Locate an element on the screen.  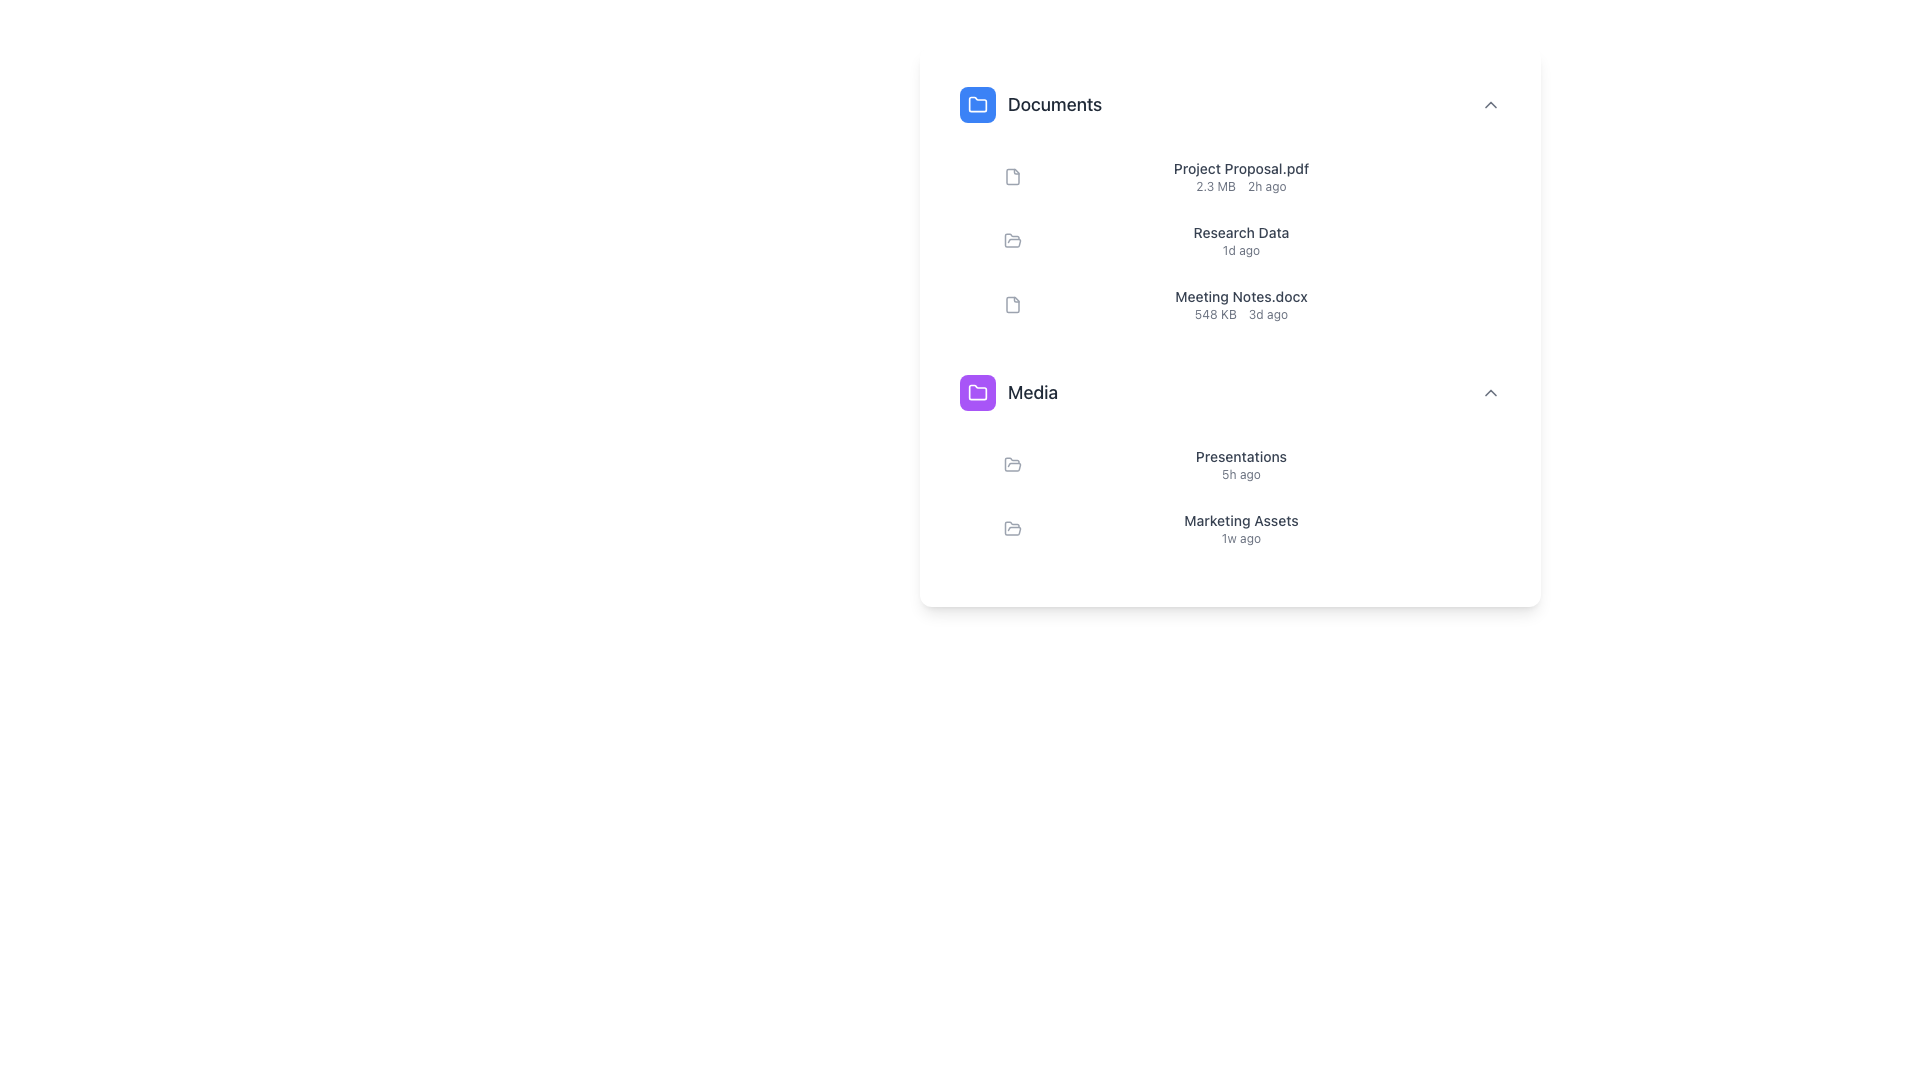
the first selectable list item labeled 'Presentations' under the 'Media' section is located at coordinates (1253, 465).